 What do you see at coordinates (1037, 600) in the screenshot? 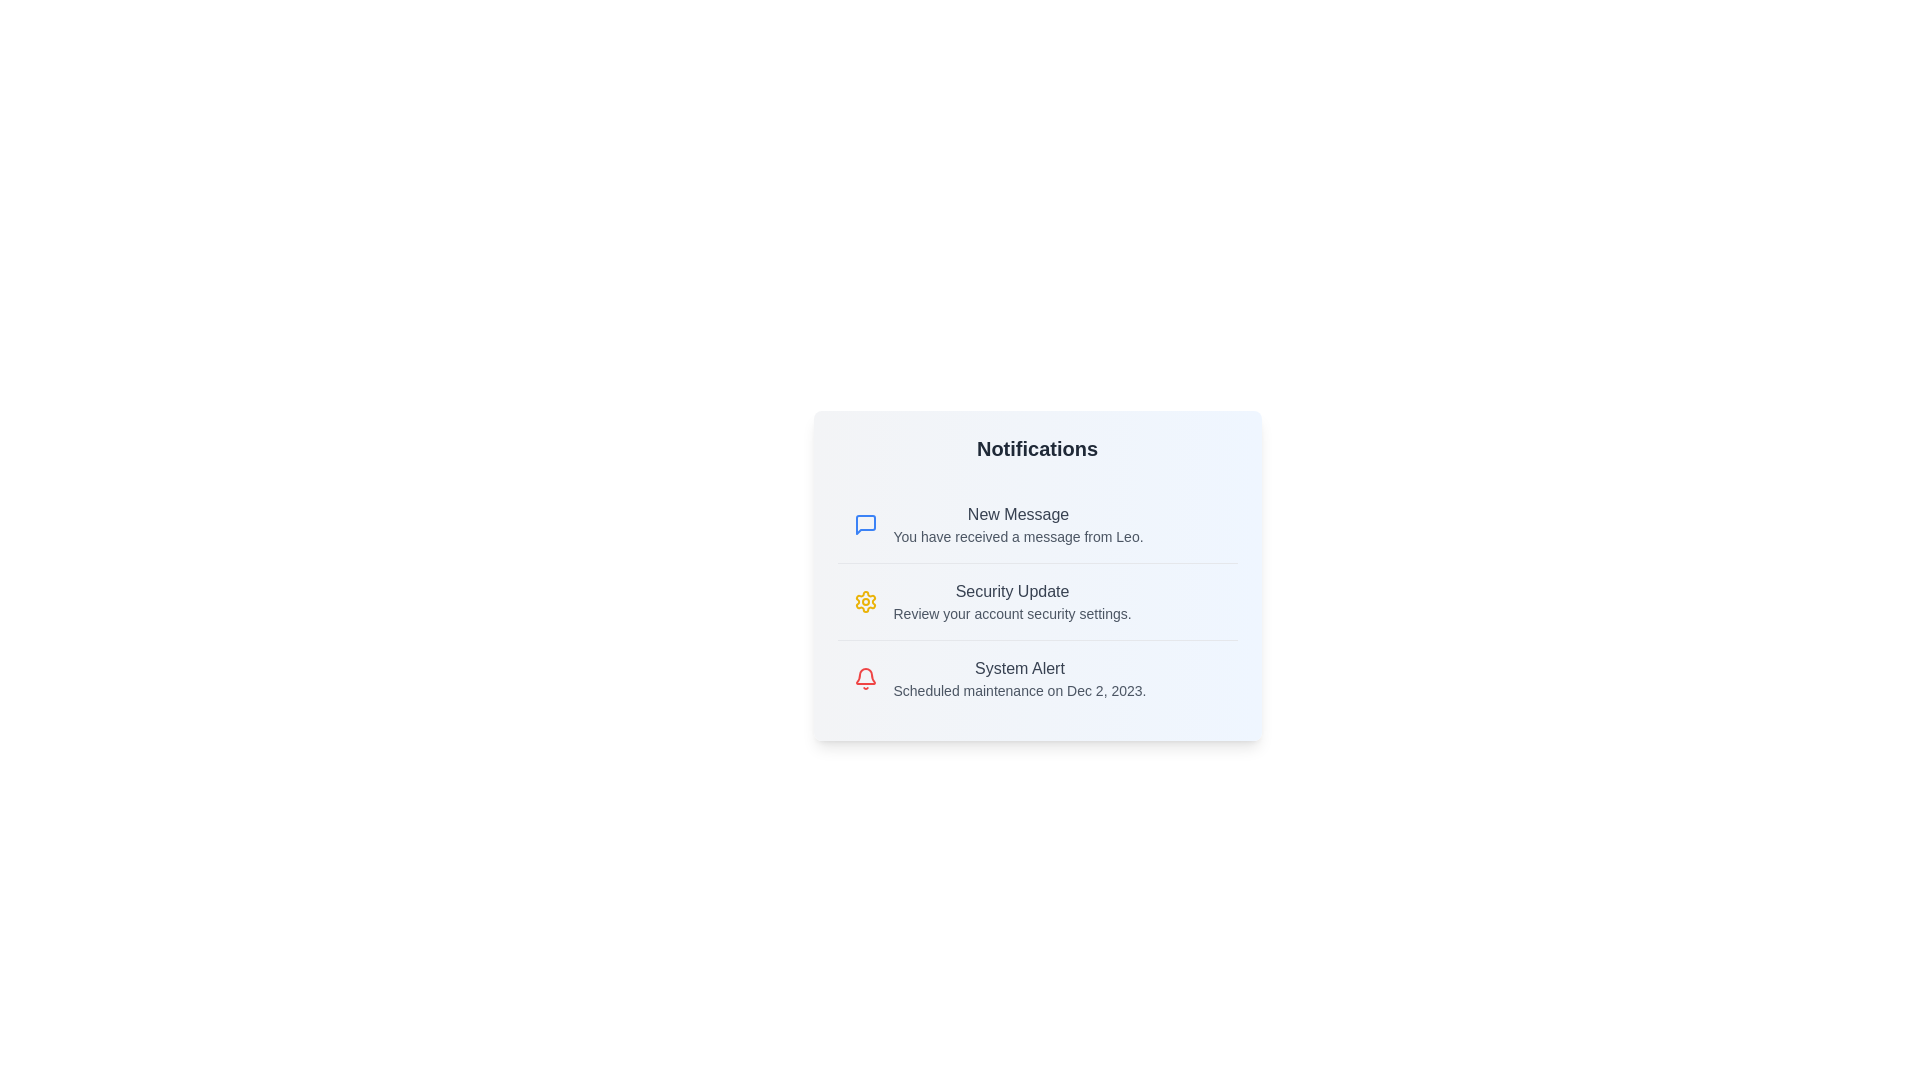
I see `the notification titled 'Security Update' to view its details` at bounding box center [1037, 600].